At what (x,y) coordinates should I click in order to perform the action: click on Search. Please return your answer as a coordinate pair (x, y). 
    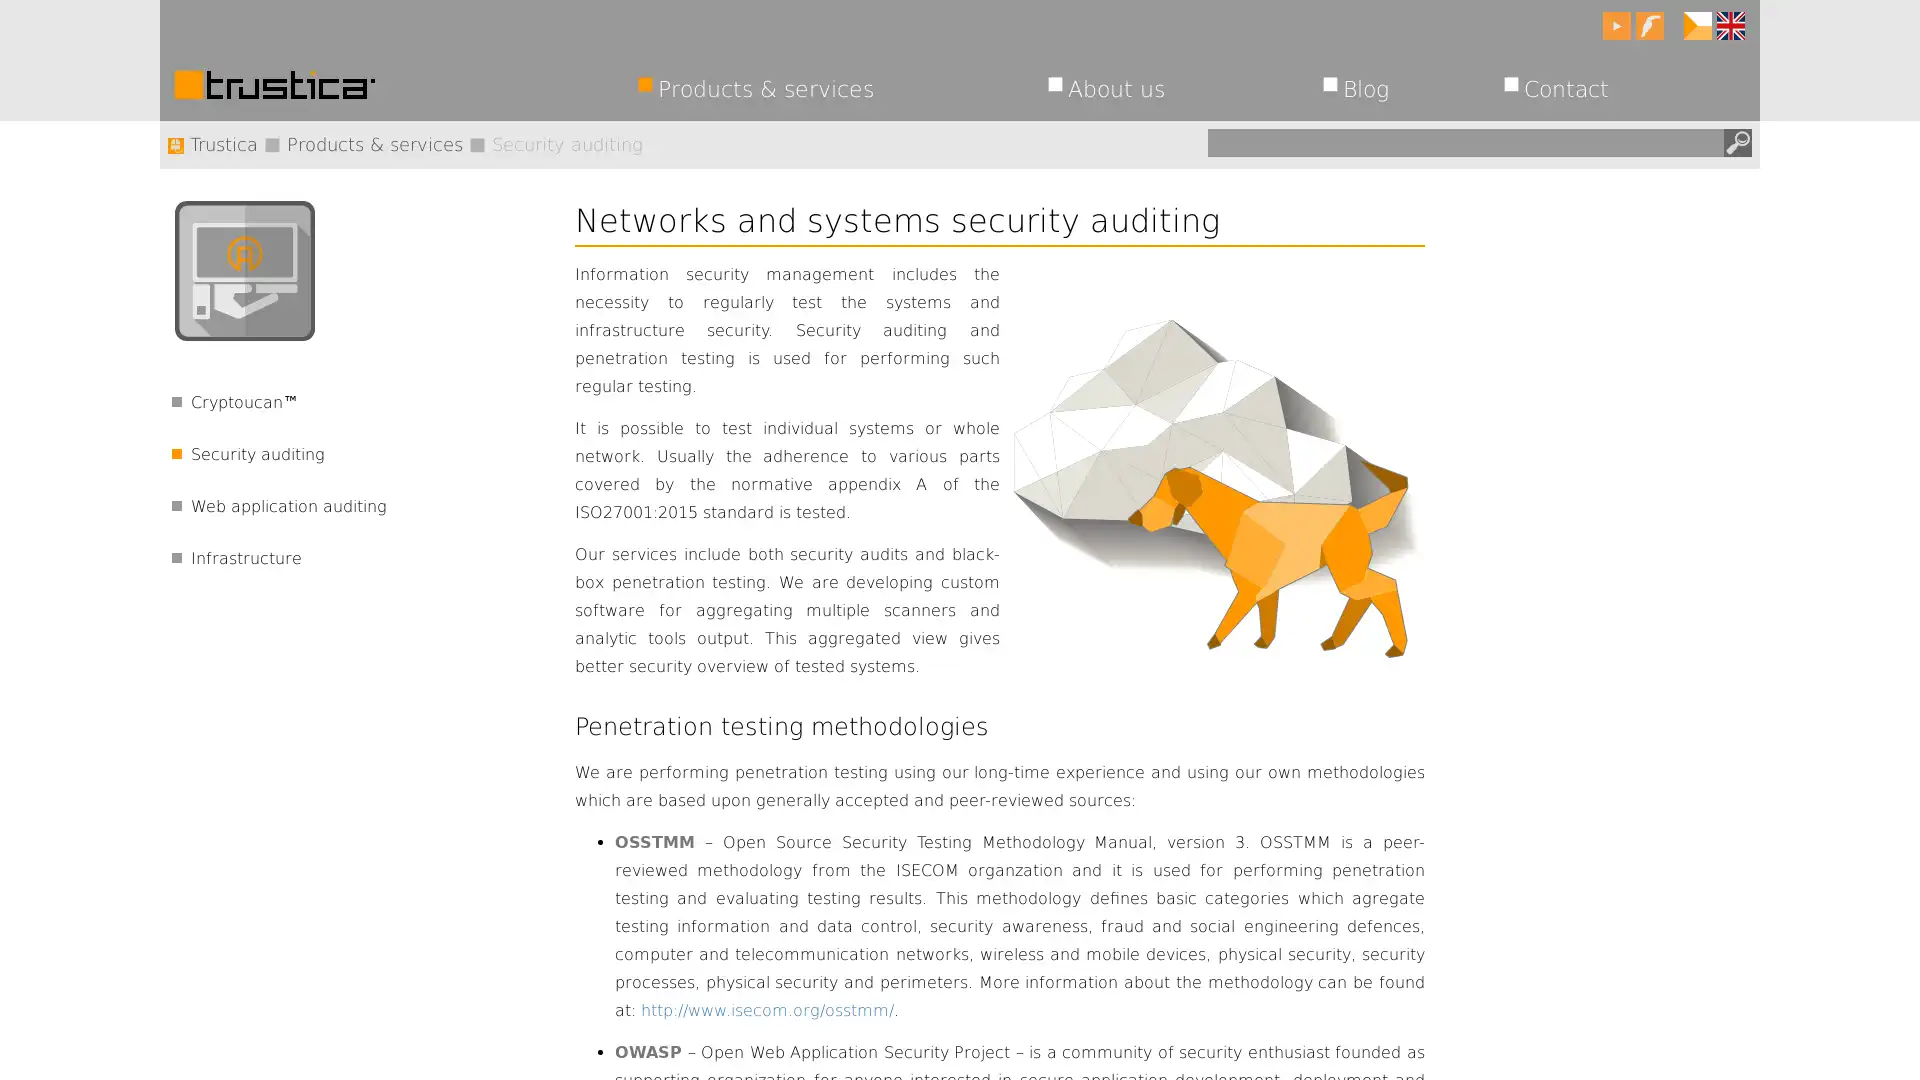
    Looking at the image, I should click on (1736, 141).